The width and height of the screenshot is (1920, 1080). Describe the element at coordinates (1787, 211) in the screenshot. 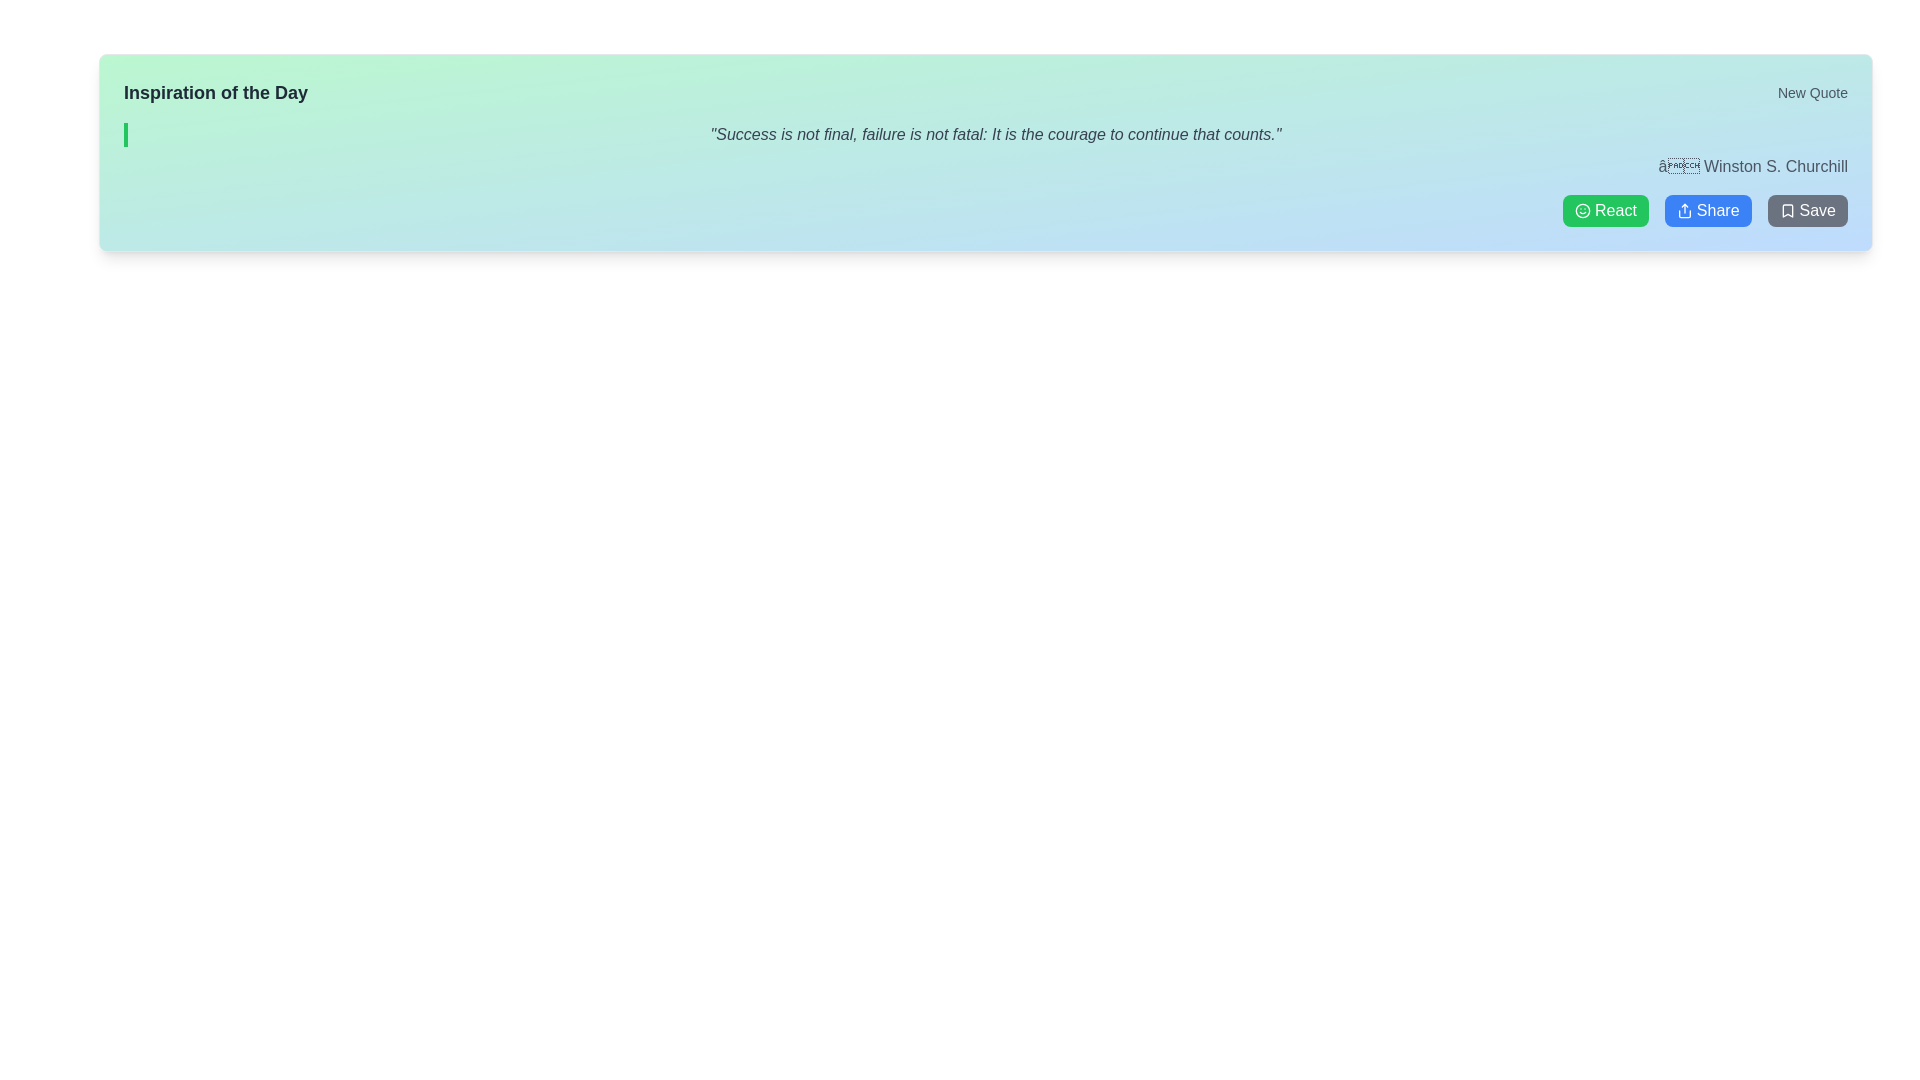

I see `the bookmark icon located within the 'Save' button, which is positioned on the right side of the interface next to the 'Save' label` at that location.